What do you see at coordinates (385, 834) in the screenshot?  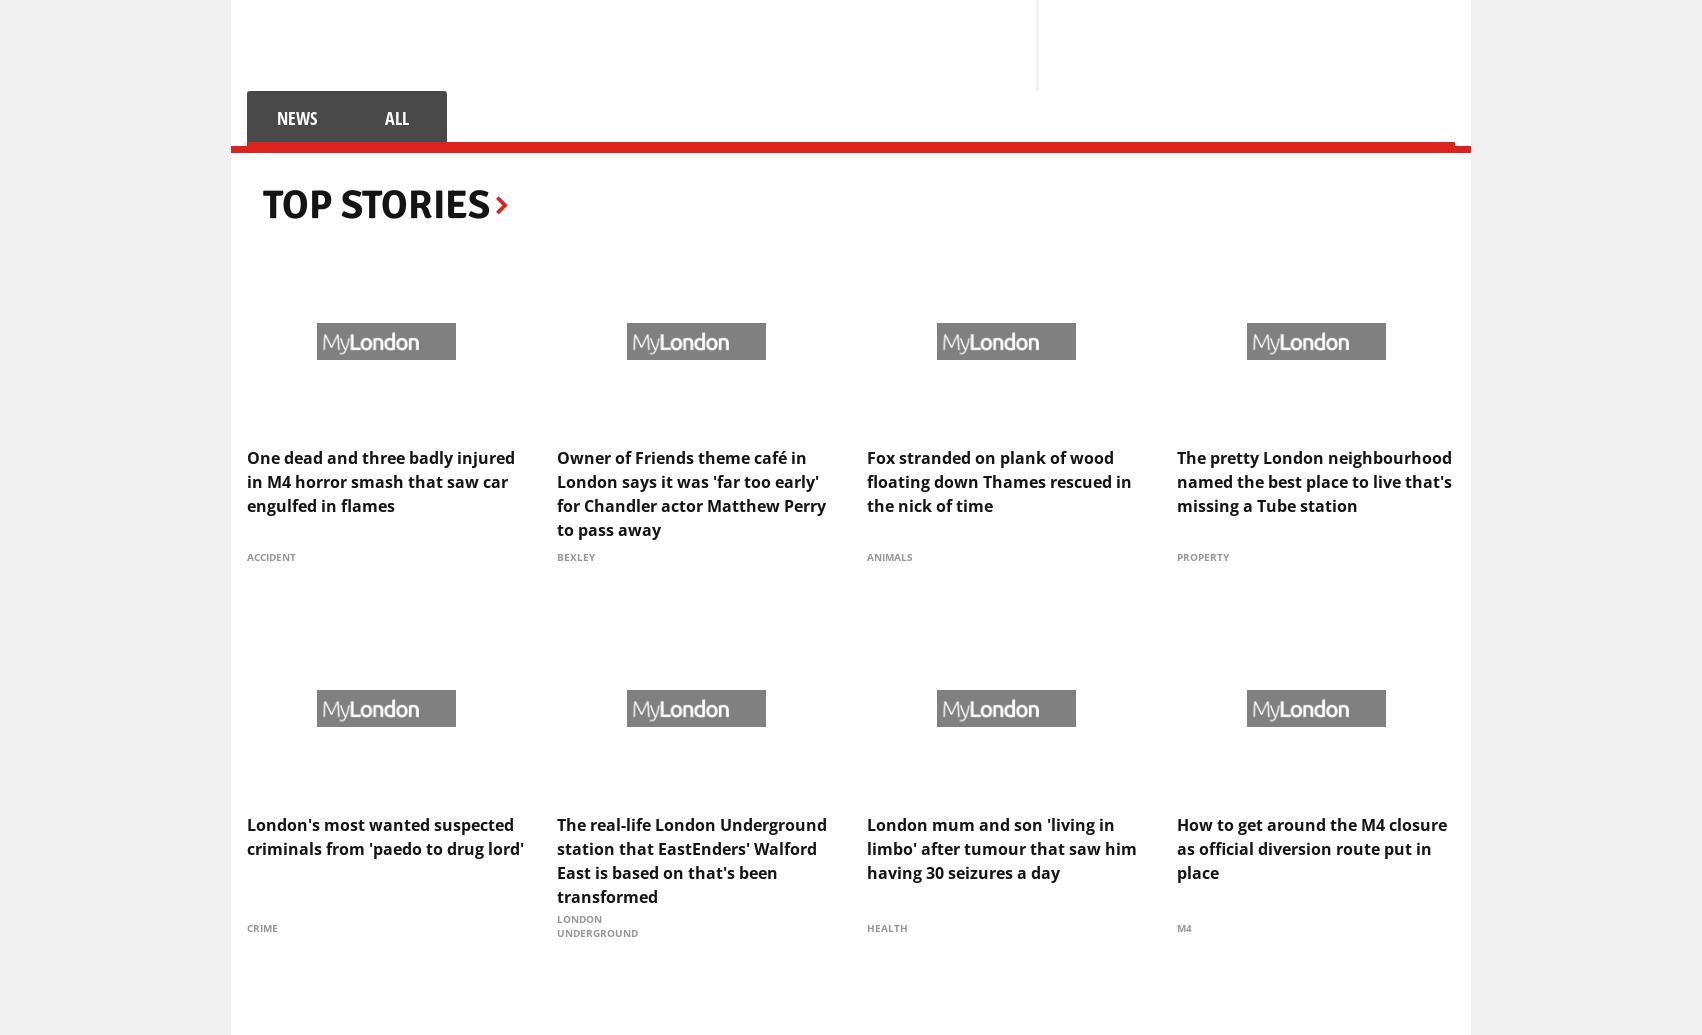 I see `'London's most wanted suspected criminals from 'paedo to drug lord''` at bounding box center [385, 834].